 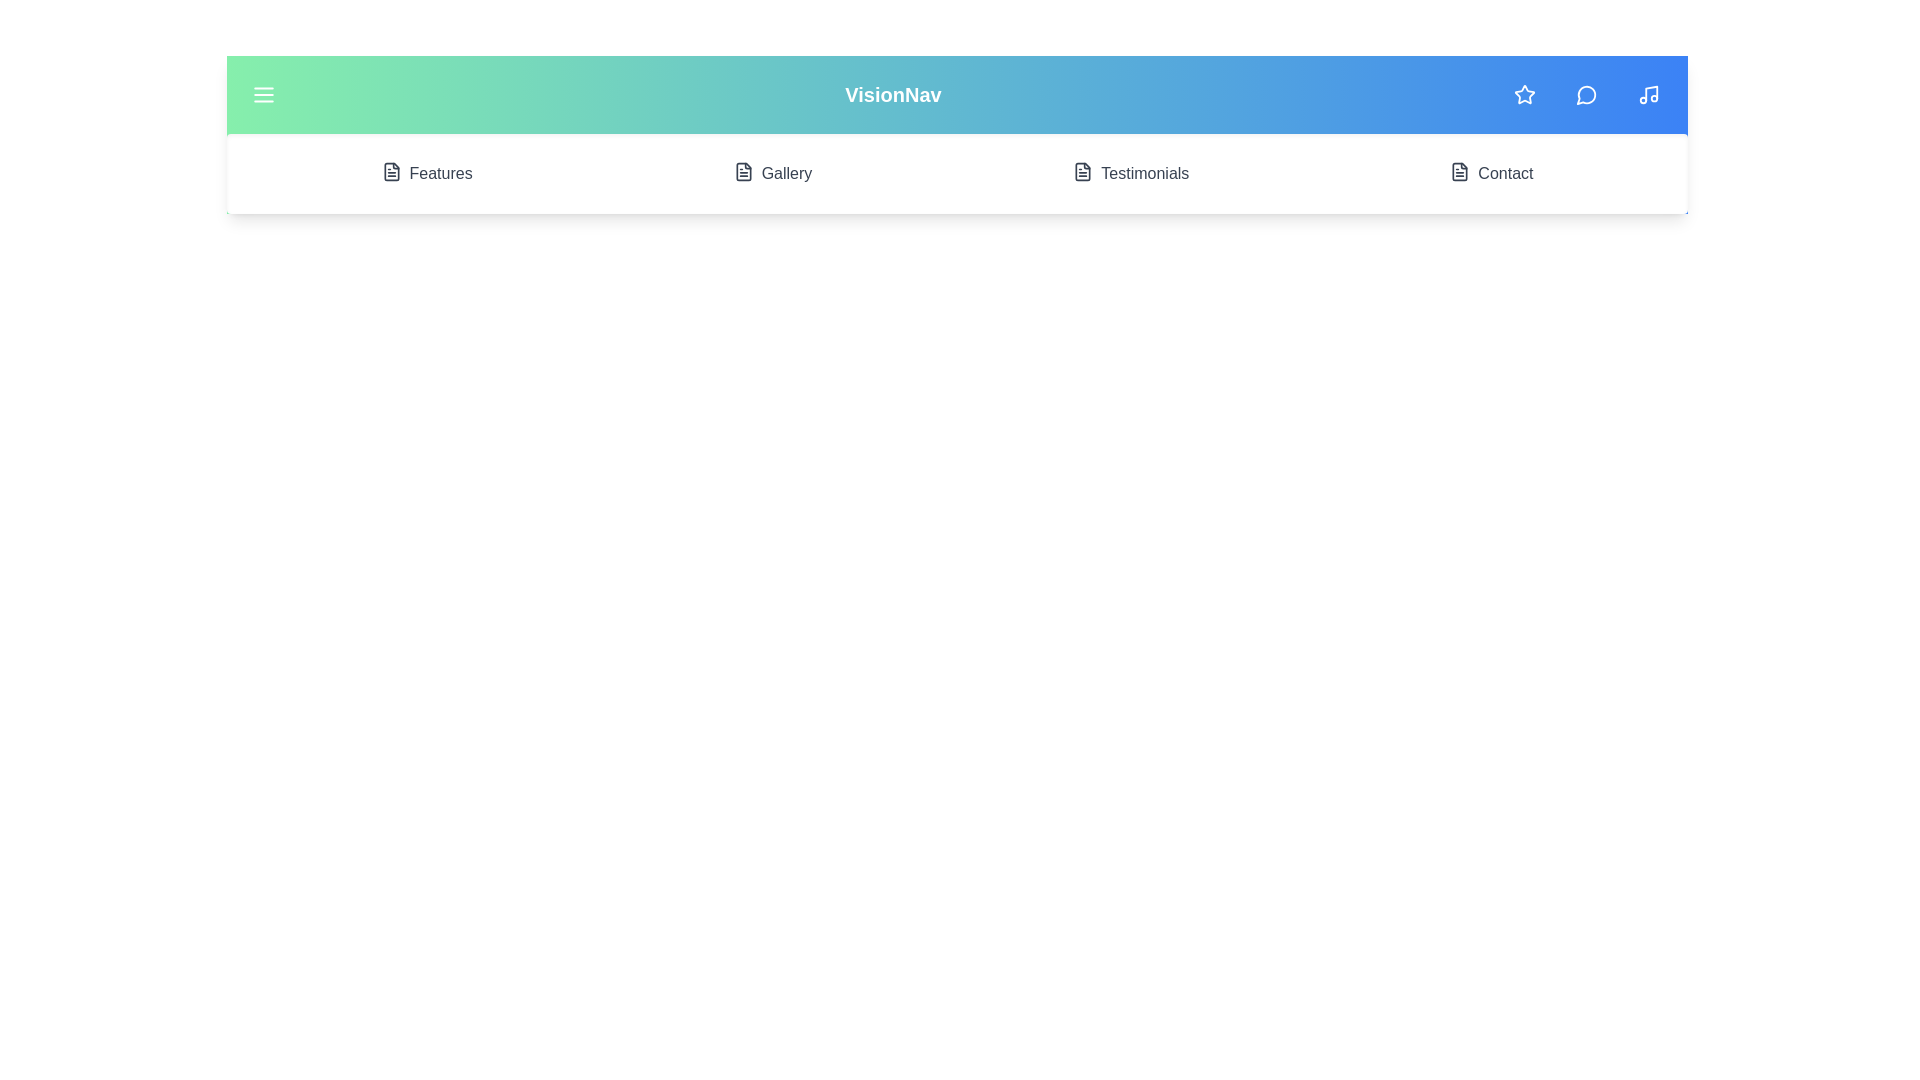 What do you see at coordinates (1649, 95) in the screenshot?
I see `the Music icon in the navigation bar` at bounding box center [1649, 95].